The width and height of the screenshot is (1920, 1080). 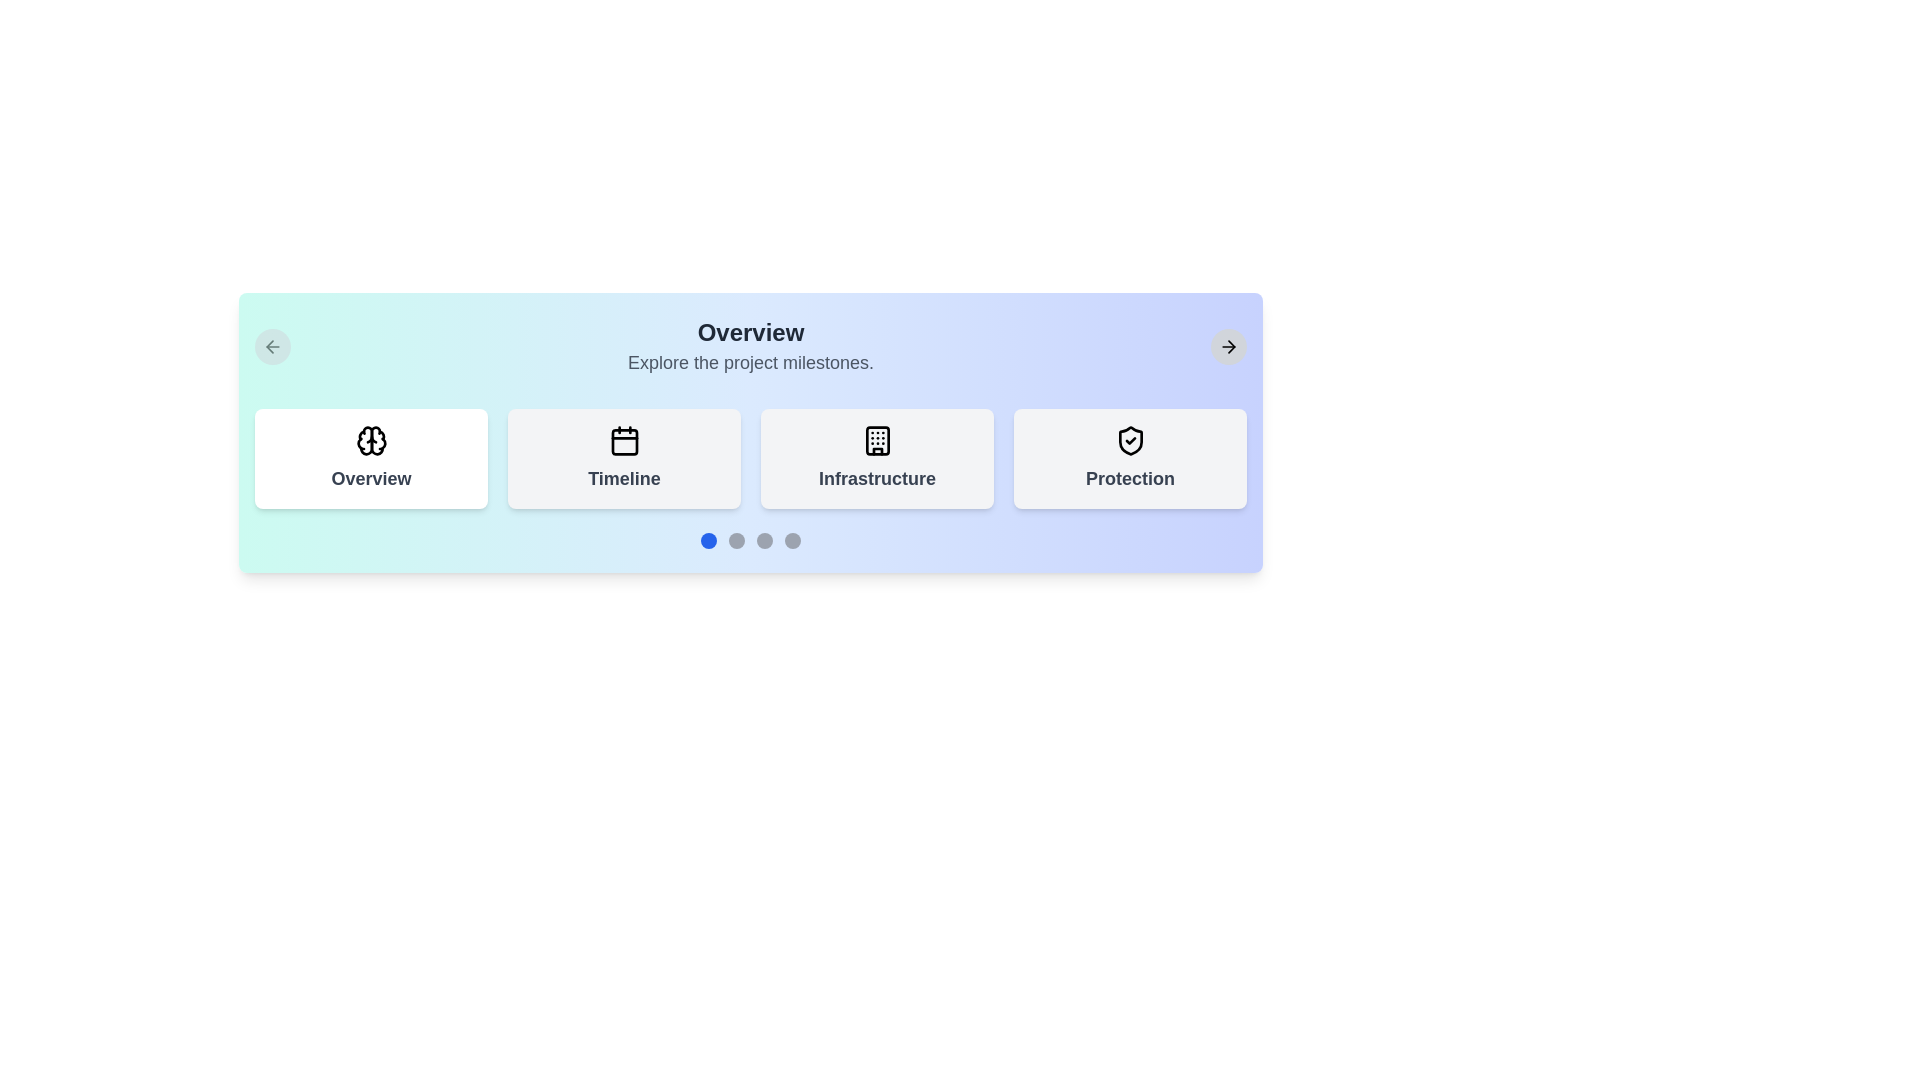 I want to click on the second circular button with a gray background, so click(x=736, y=540).